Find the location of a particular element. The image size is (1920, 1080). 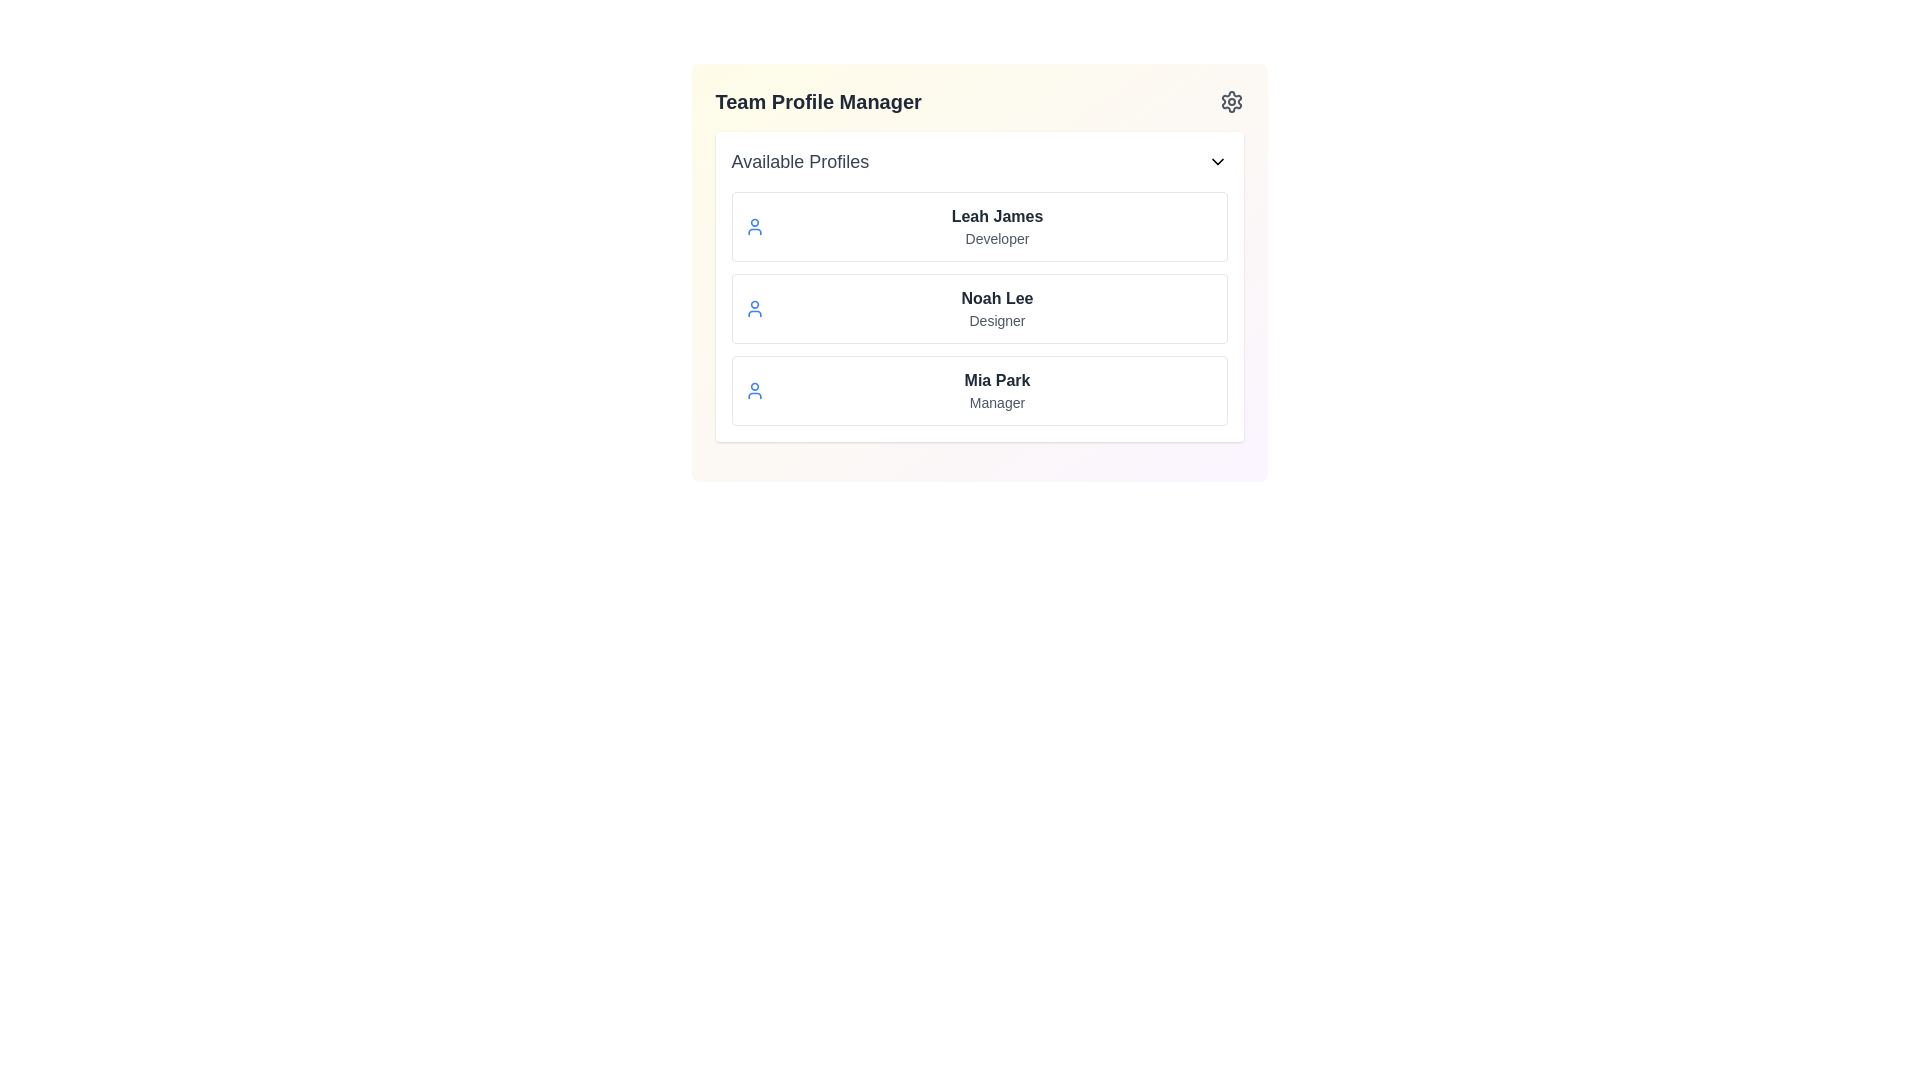

text label displaying 'Available Profiles', which is styled with a large, bold font in gray color and located in the 'Team Profile Manager' section is located at coordinates (800, 161).